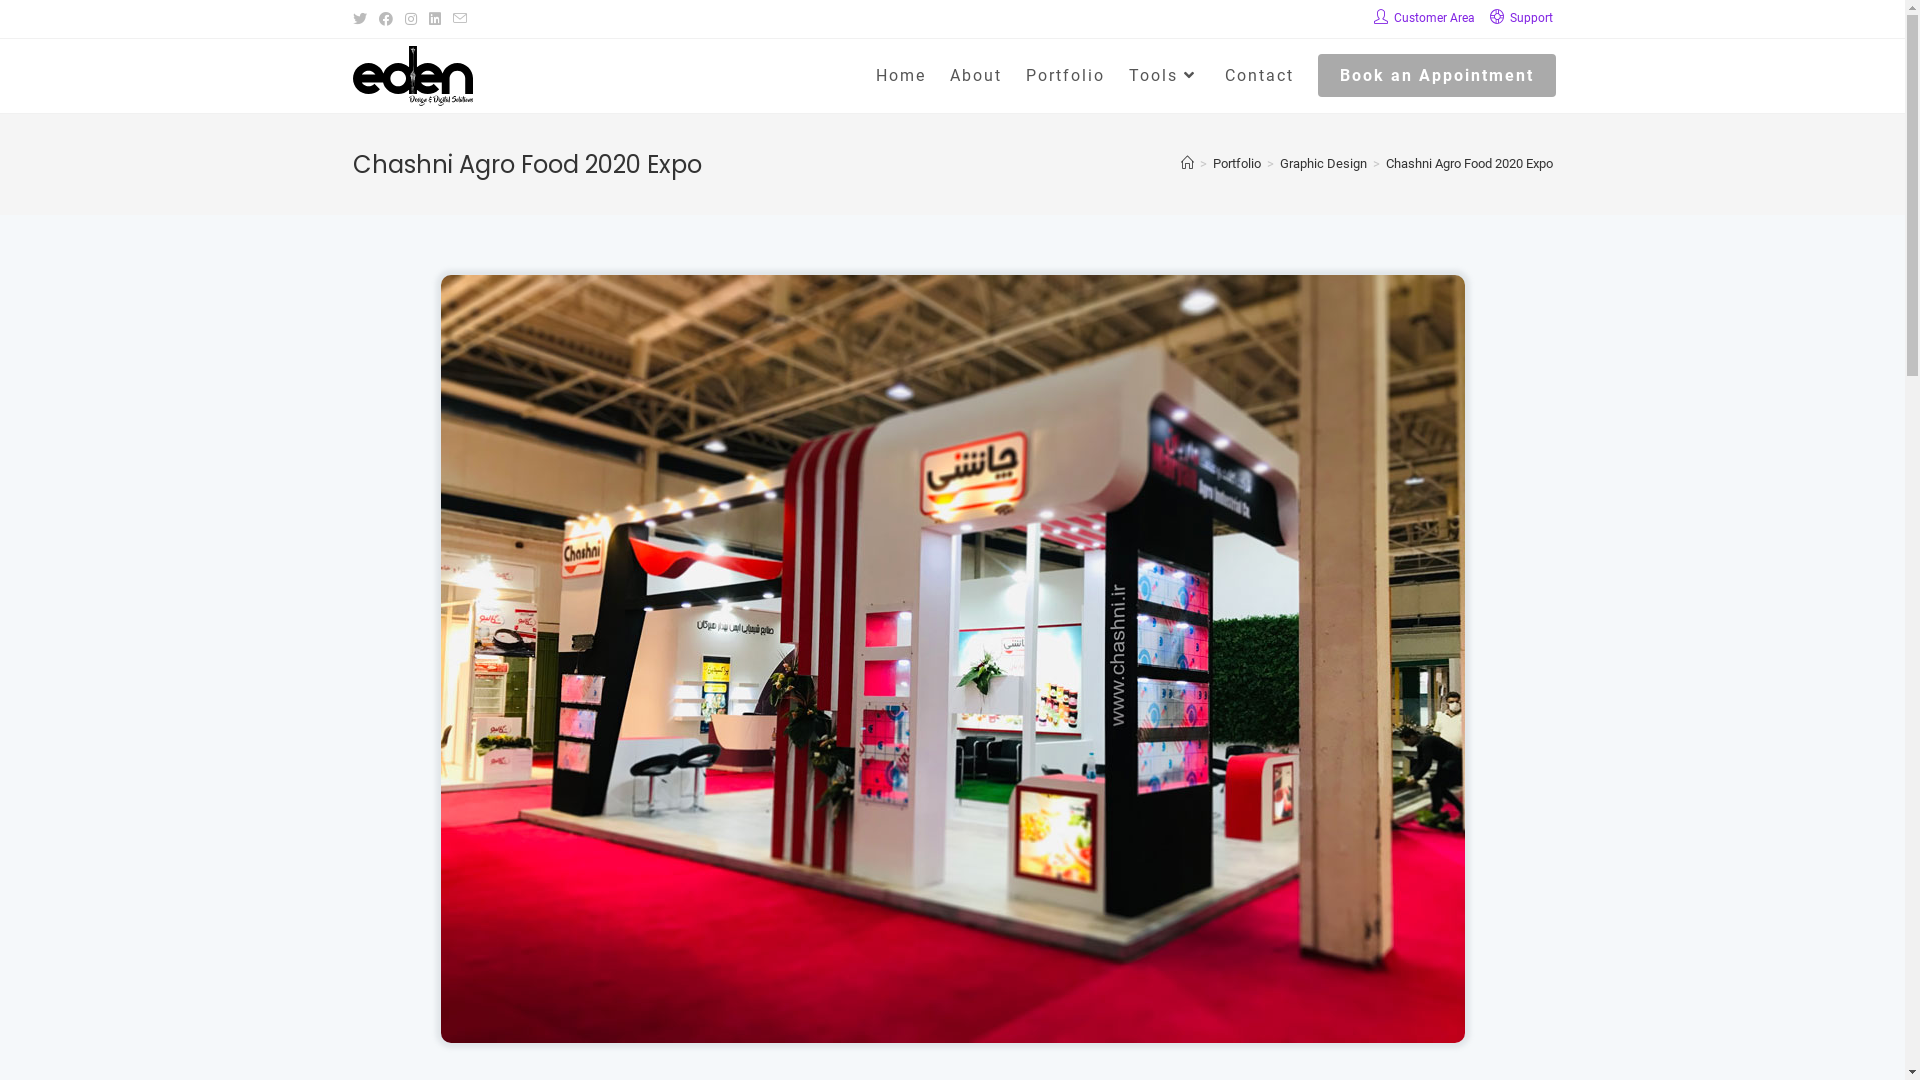 The height and width of the screenshot is (1080, 1920). Describe the element at coordinates (802, 898) in the screenshot. I see `'Signage Design'` at that location.